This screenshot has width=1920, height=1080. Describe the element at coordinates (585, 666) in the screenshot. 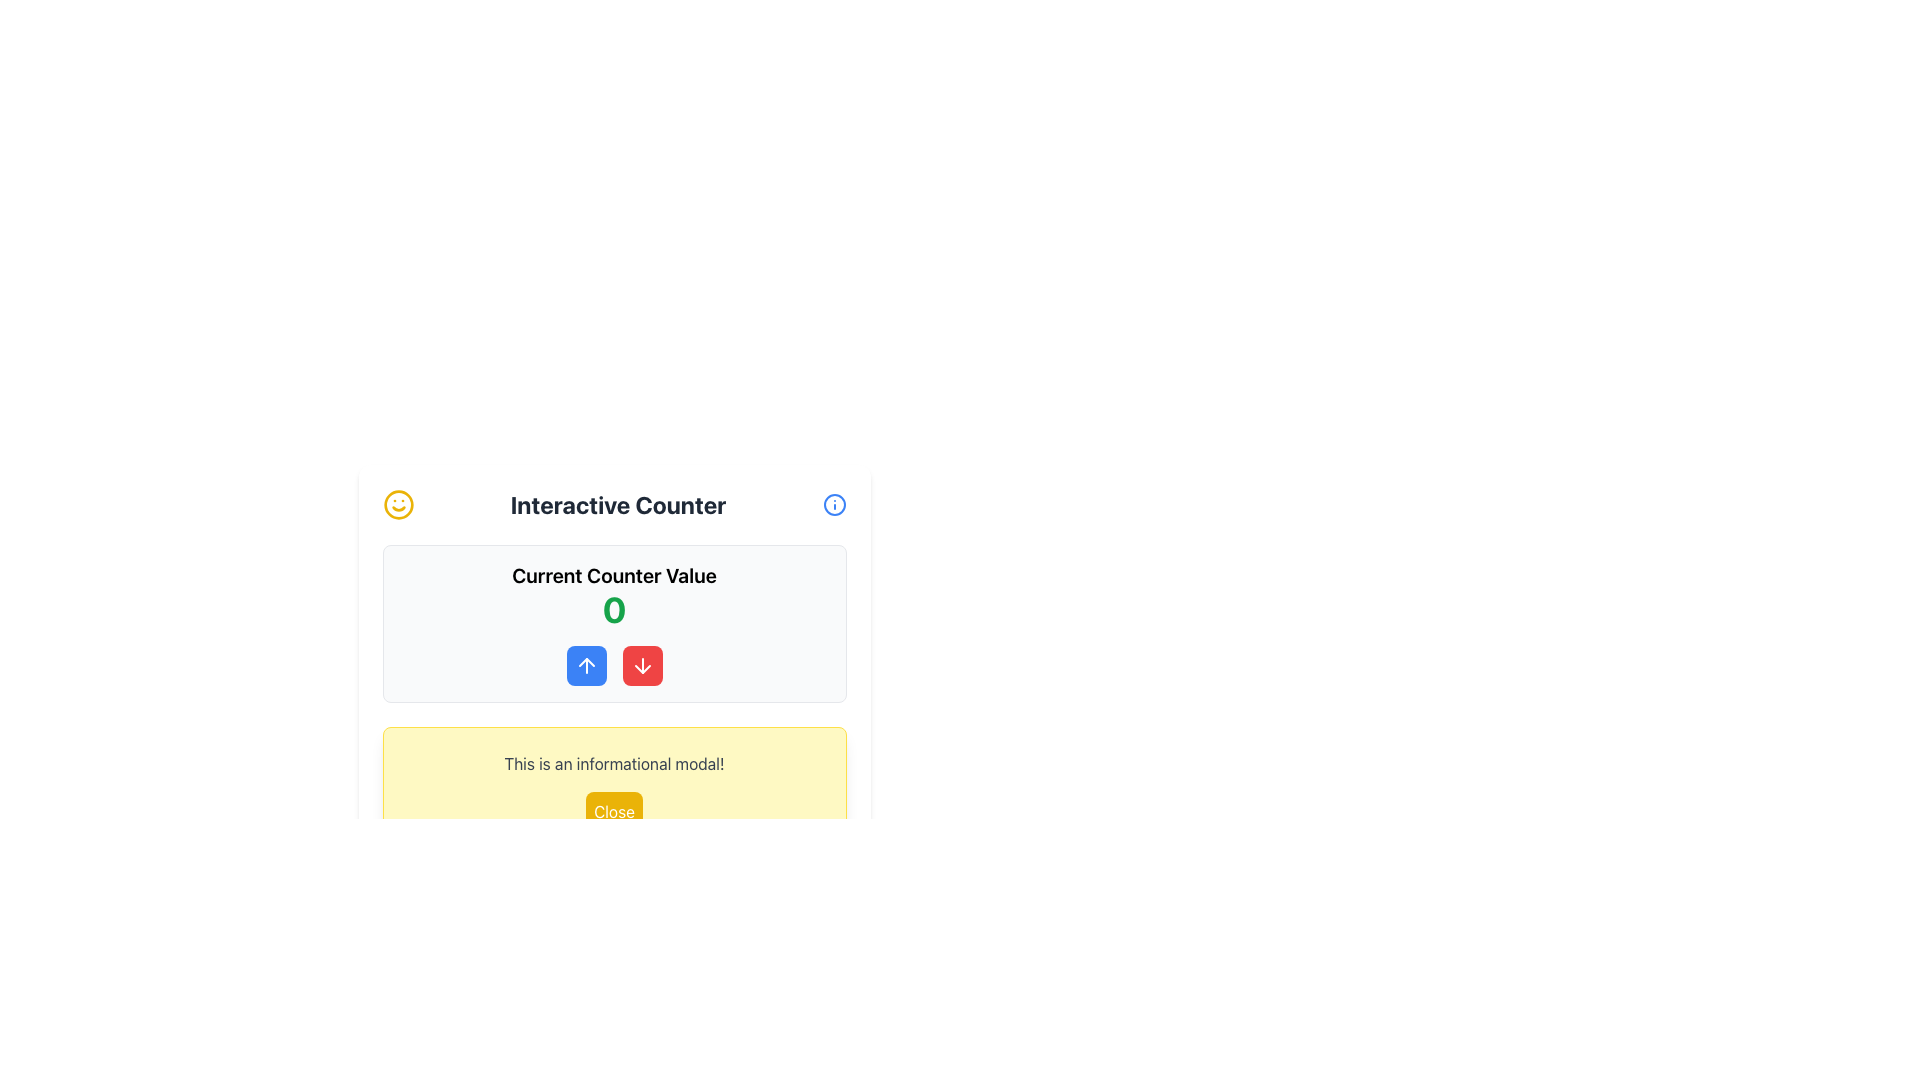

I see `the upward-pointing arrow graphic icon located at the center of the blue button below the 'Current Counter Value' display` at that location.